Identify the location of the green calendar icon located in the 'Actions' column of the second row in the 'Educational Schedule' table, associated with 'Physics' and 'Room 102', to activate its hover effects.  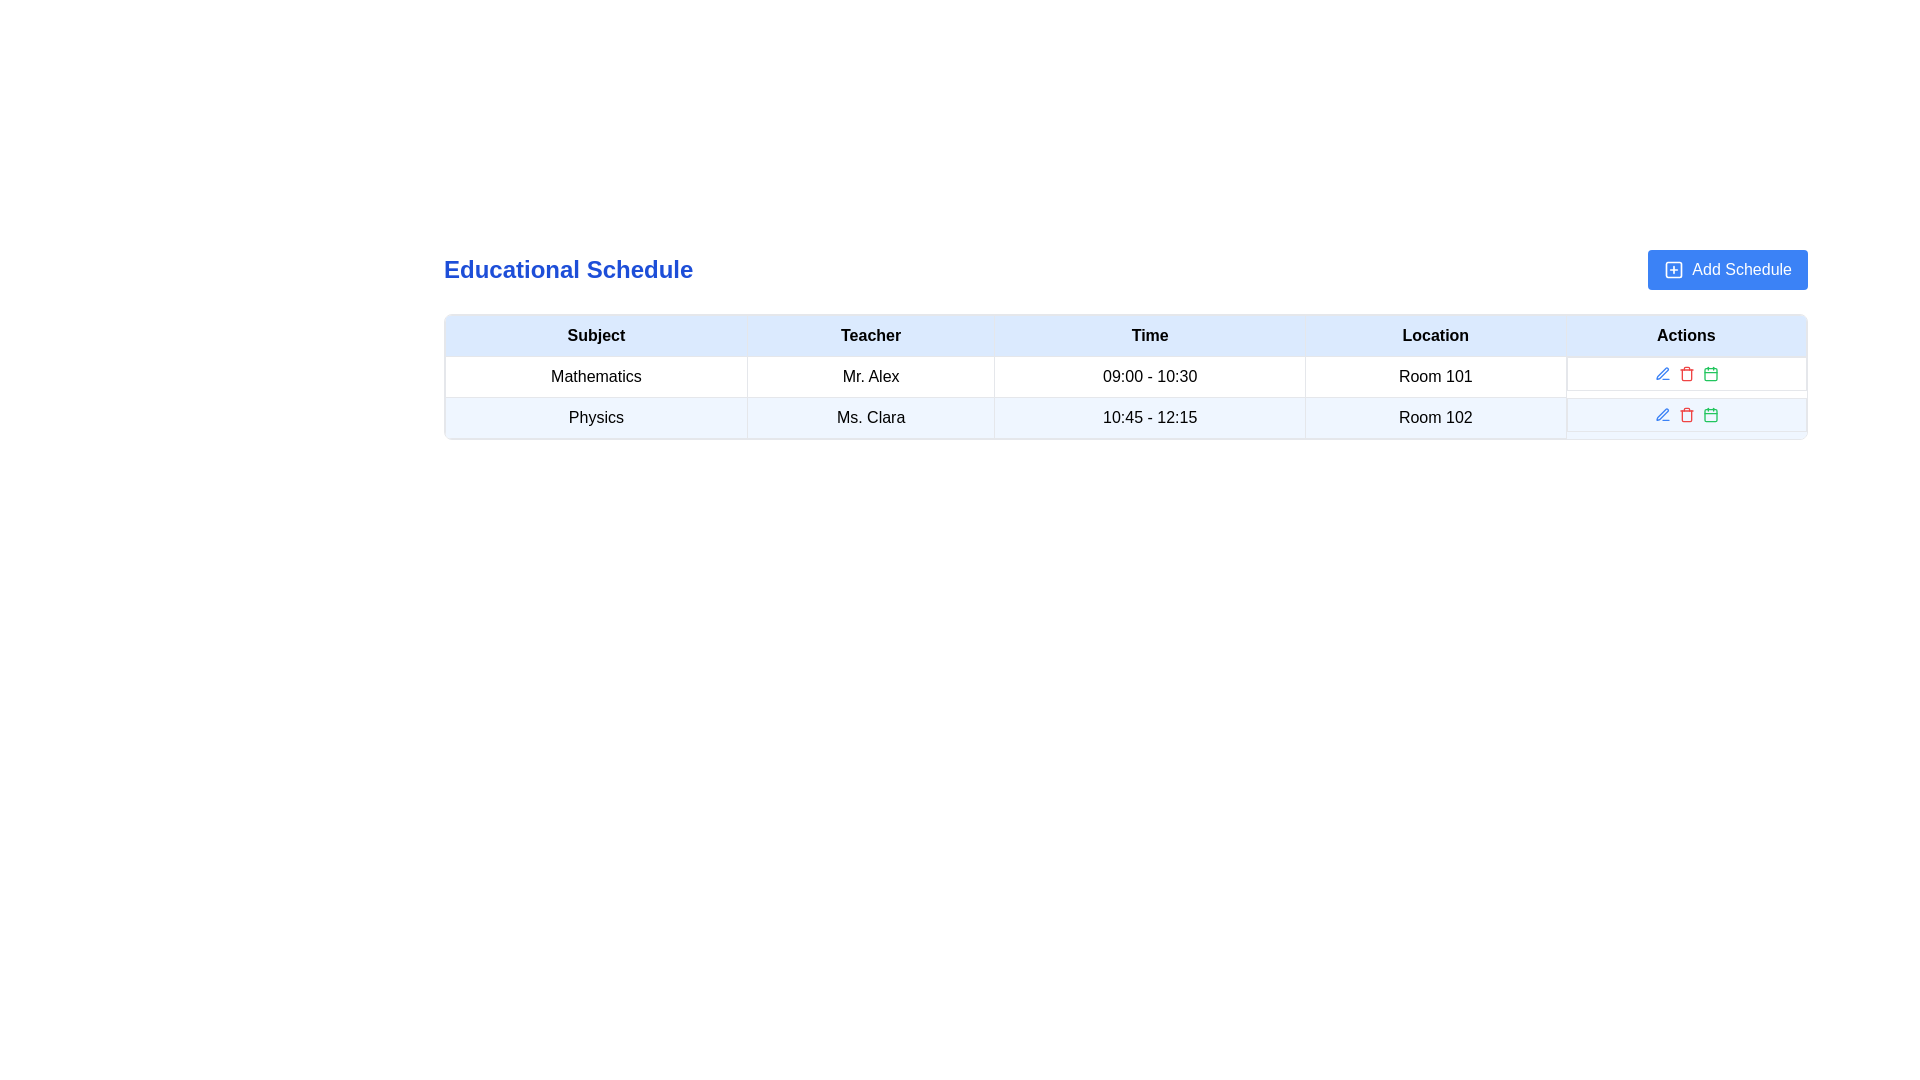
(1709, 374).